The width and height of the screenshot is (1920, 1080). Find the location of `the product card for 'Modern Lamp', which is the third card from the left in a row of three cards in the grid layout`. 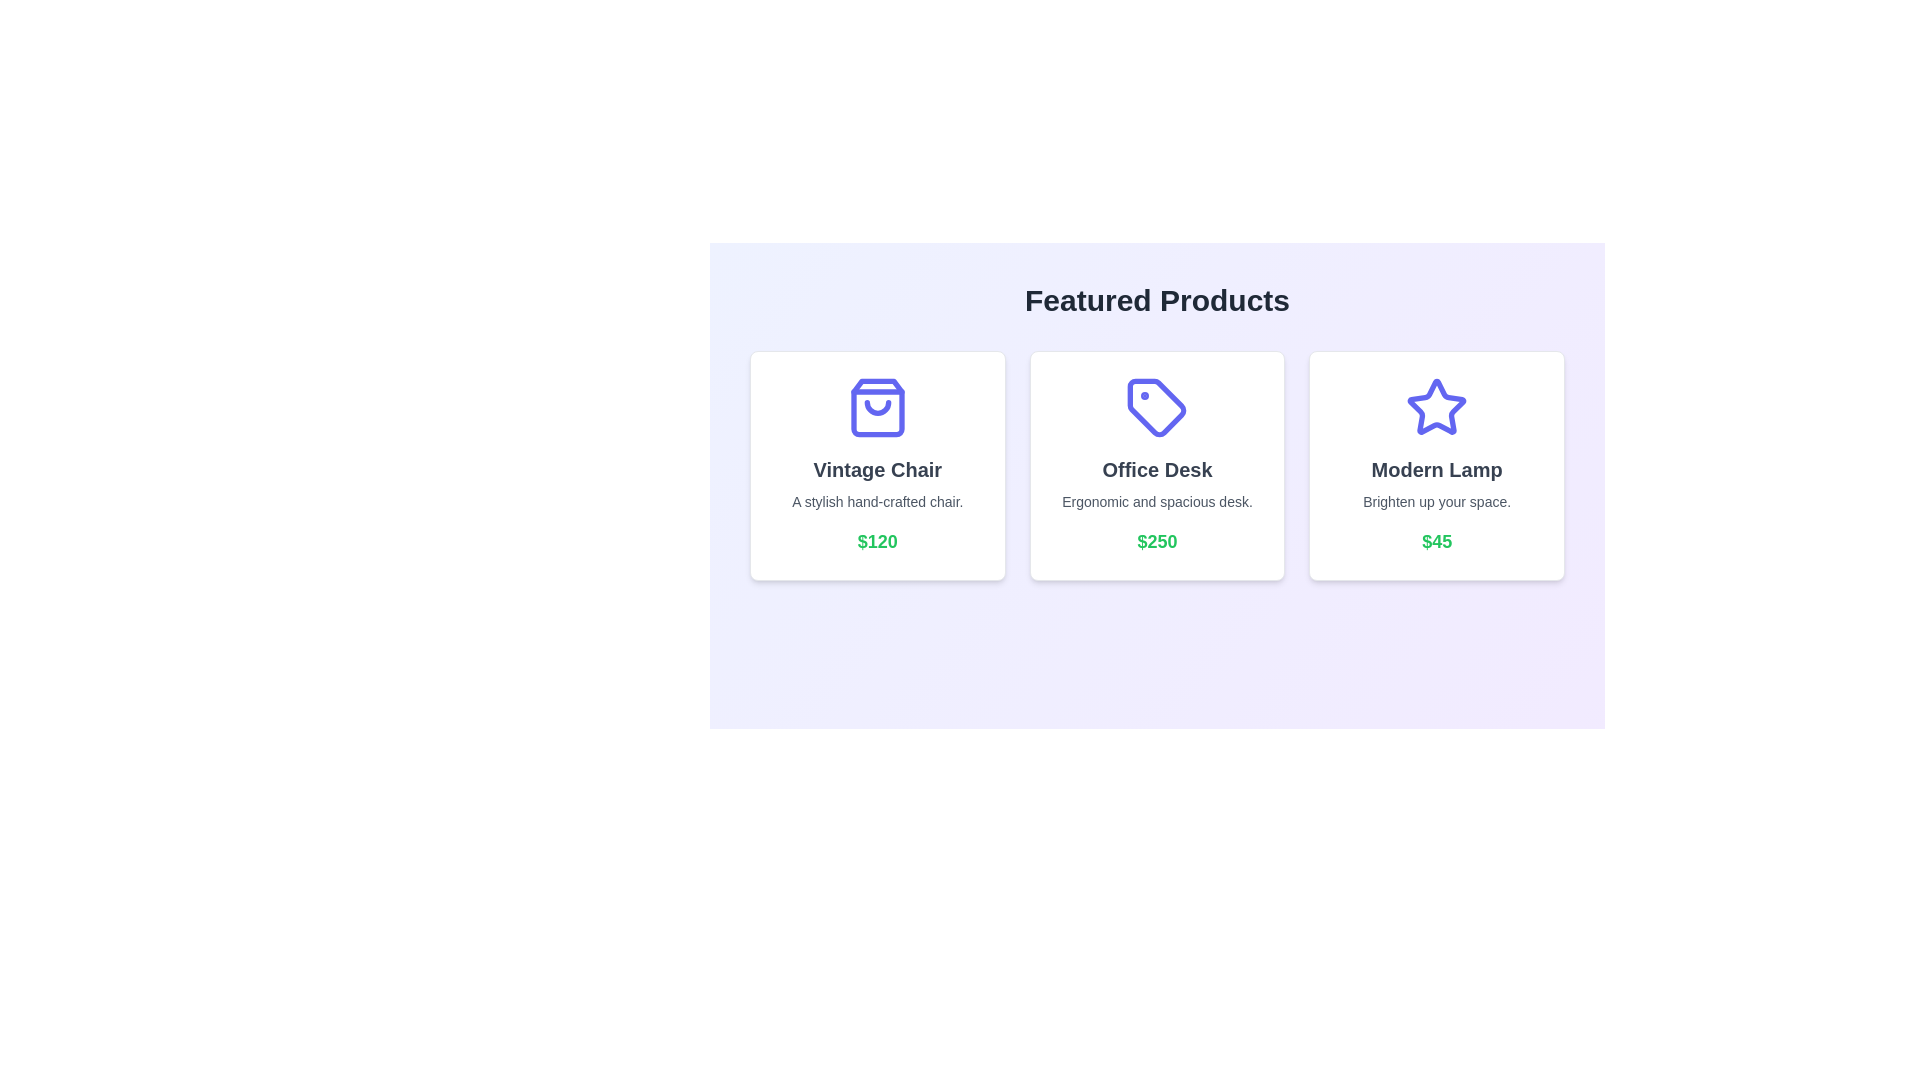

the product card for 'Modern Lamp', which is the third card from the left in a row of three cards in the grid layout is located at coordinates (1436, 466).